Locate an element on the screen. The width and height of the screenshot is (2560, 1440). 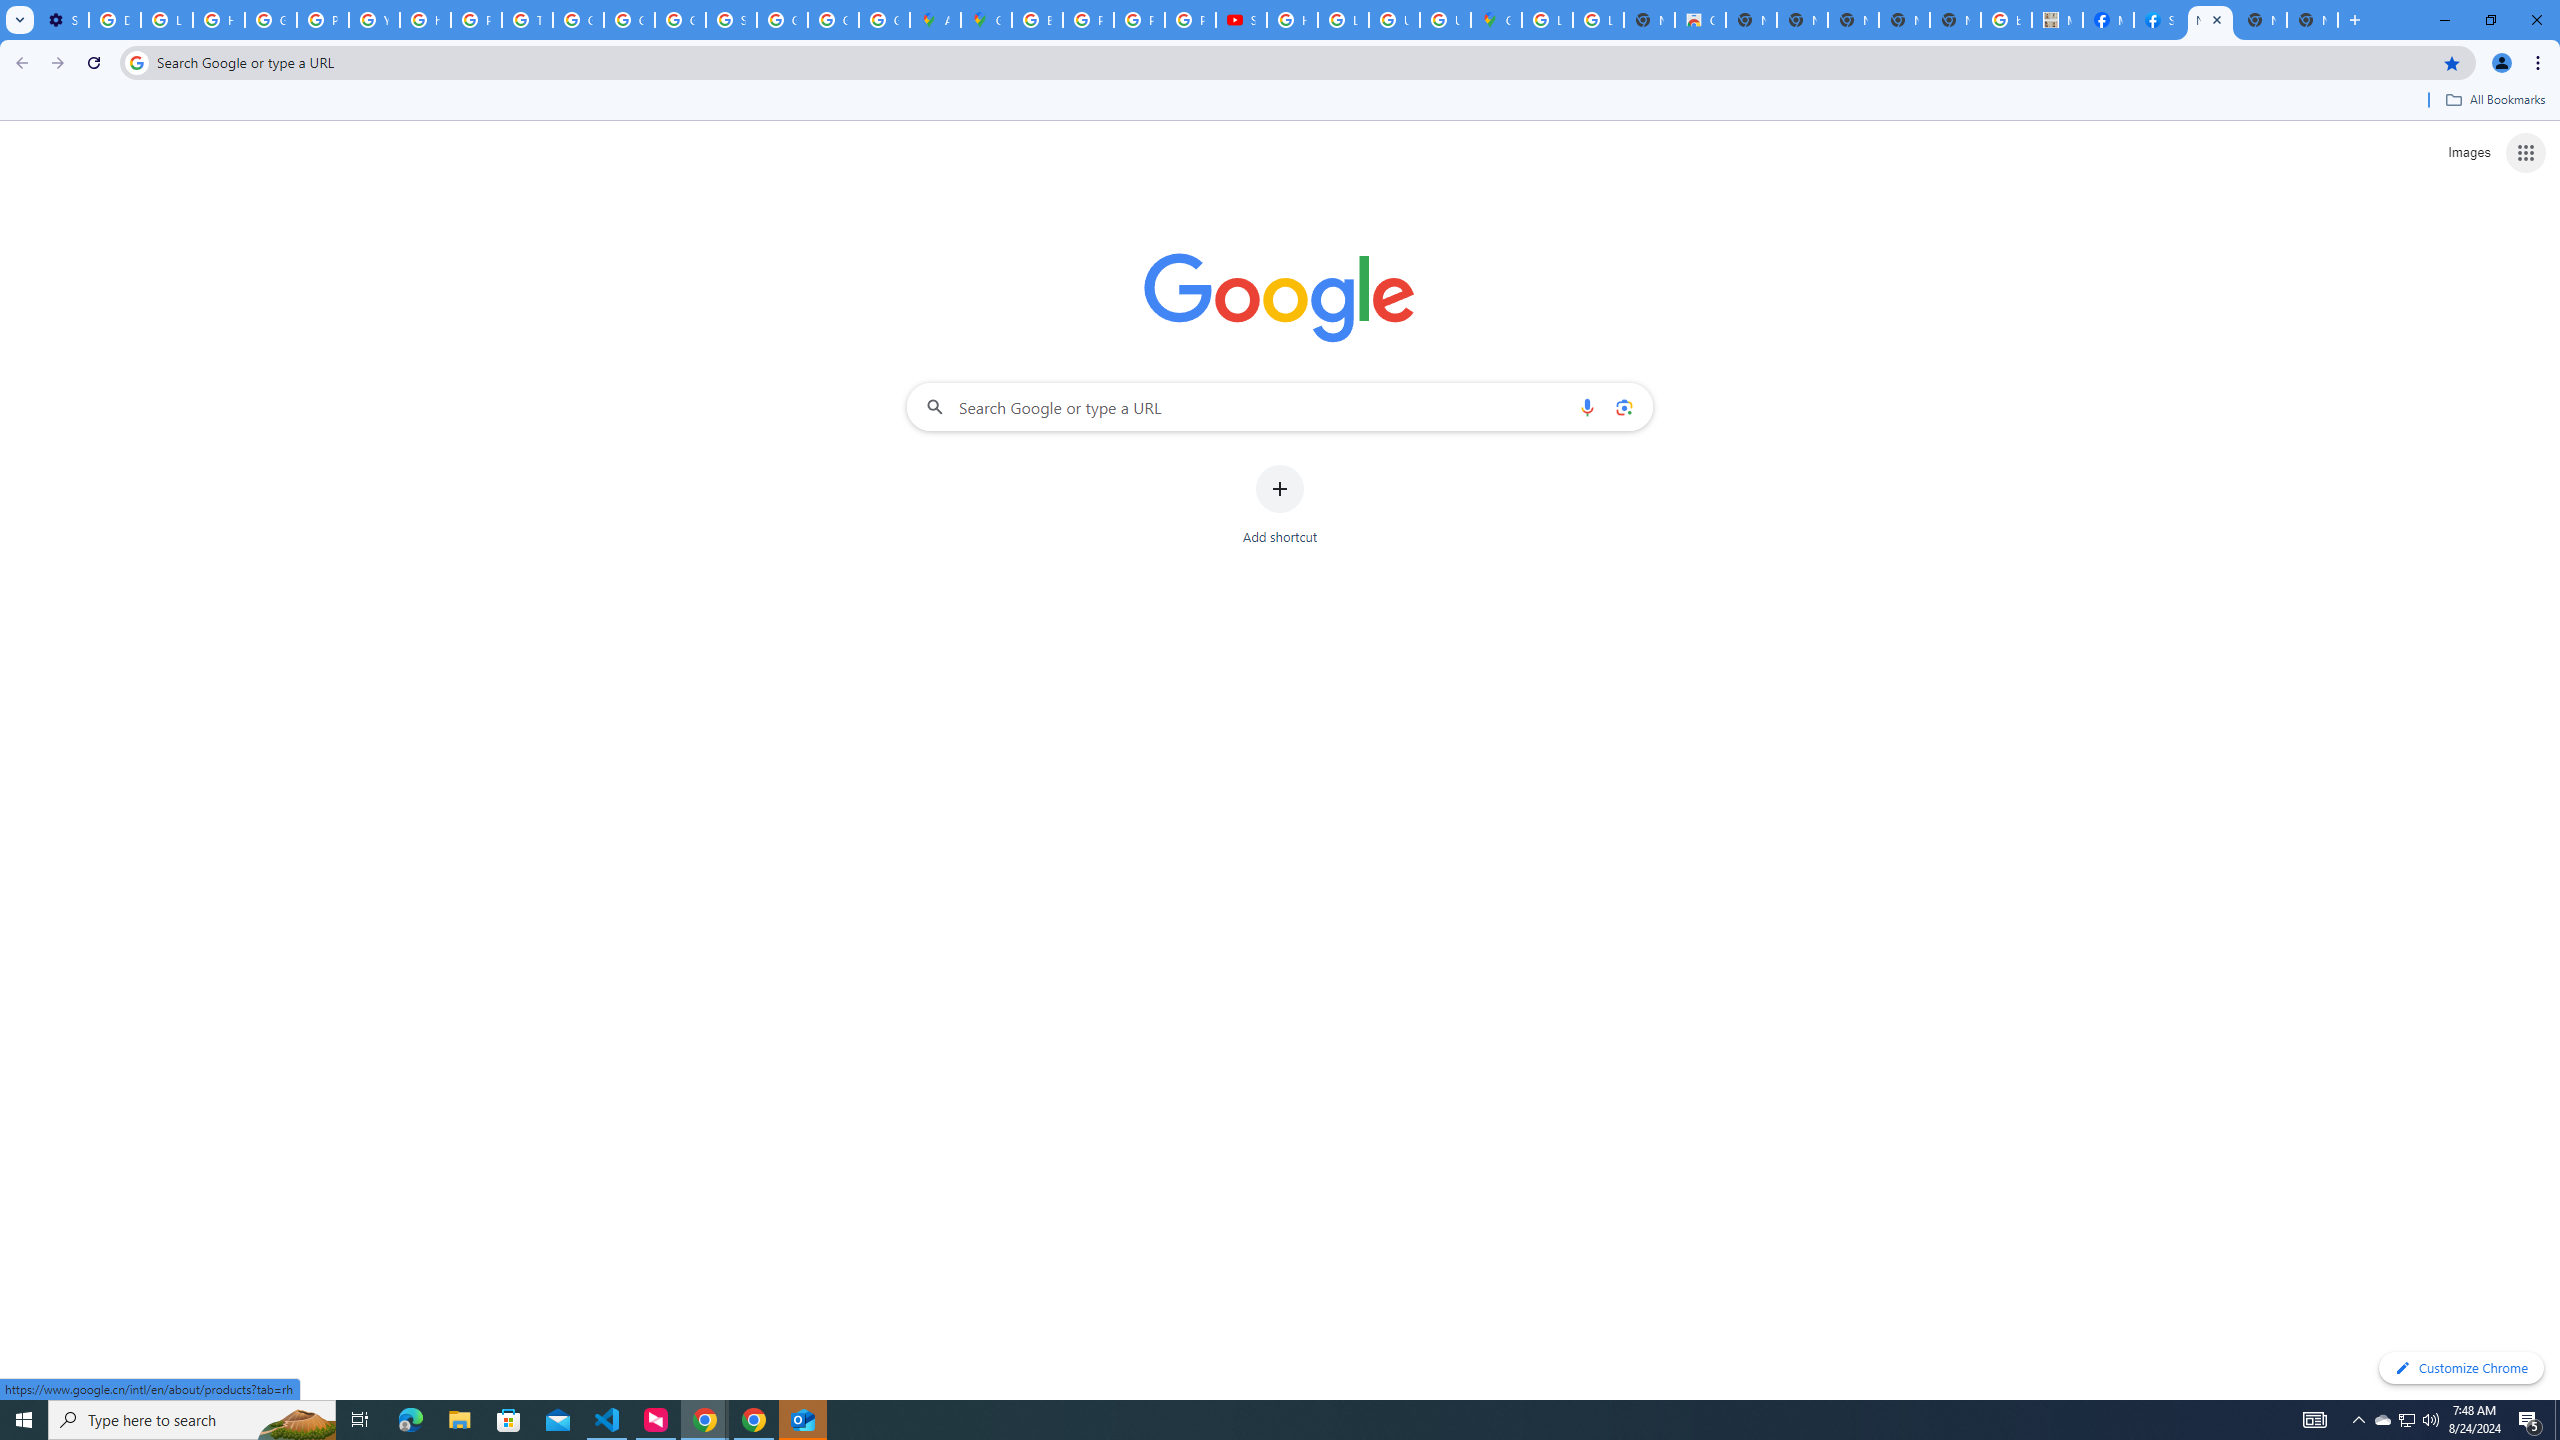
'Chrome Web Store' is located at coordinates (1700, 19).